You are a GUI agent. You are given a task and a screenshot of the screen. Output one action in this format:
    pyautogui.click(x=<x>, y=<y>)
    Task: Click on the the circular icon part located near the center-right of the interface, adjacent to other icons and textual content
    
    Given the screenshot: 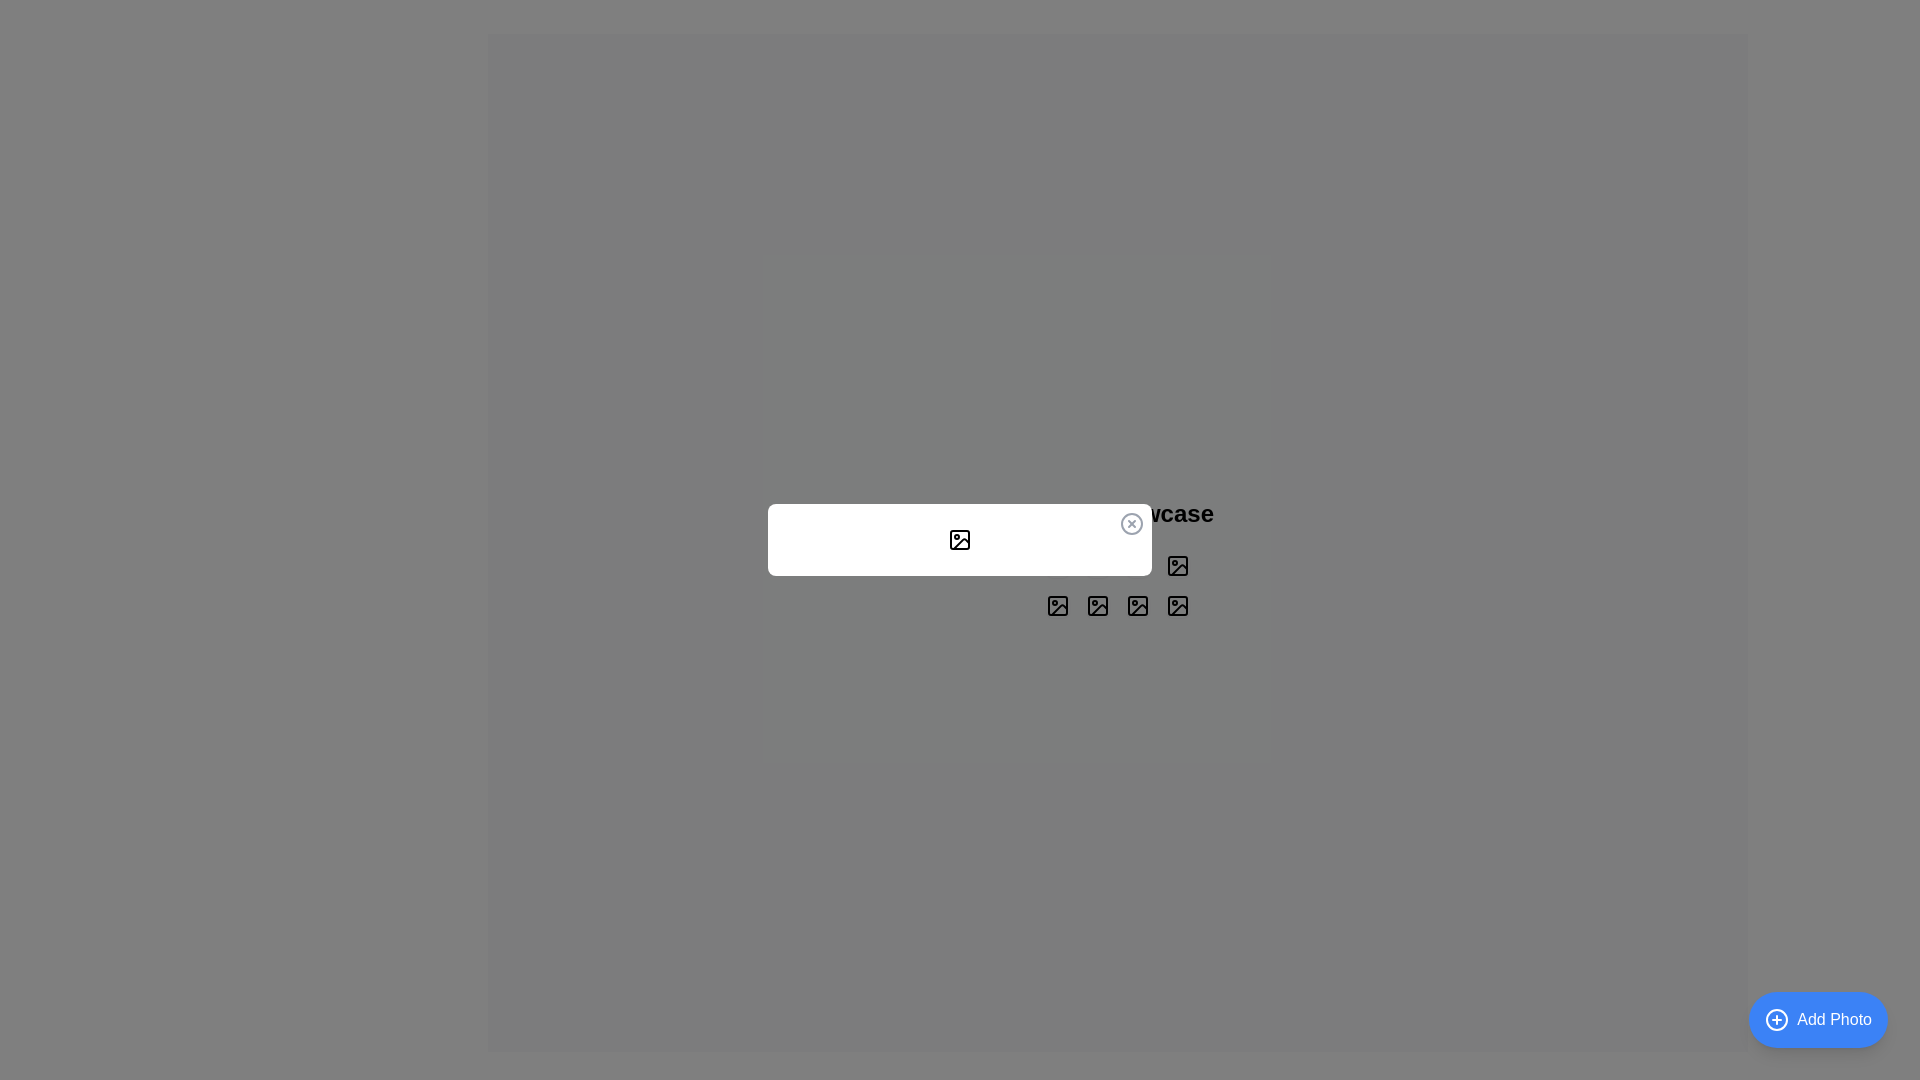 What is the action you would take?
    pyautogui.click(x=1137, y=565)
    